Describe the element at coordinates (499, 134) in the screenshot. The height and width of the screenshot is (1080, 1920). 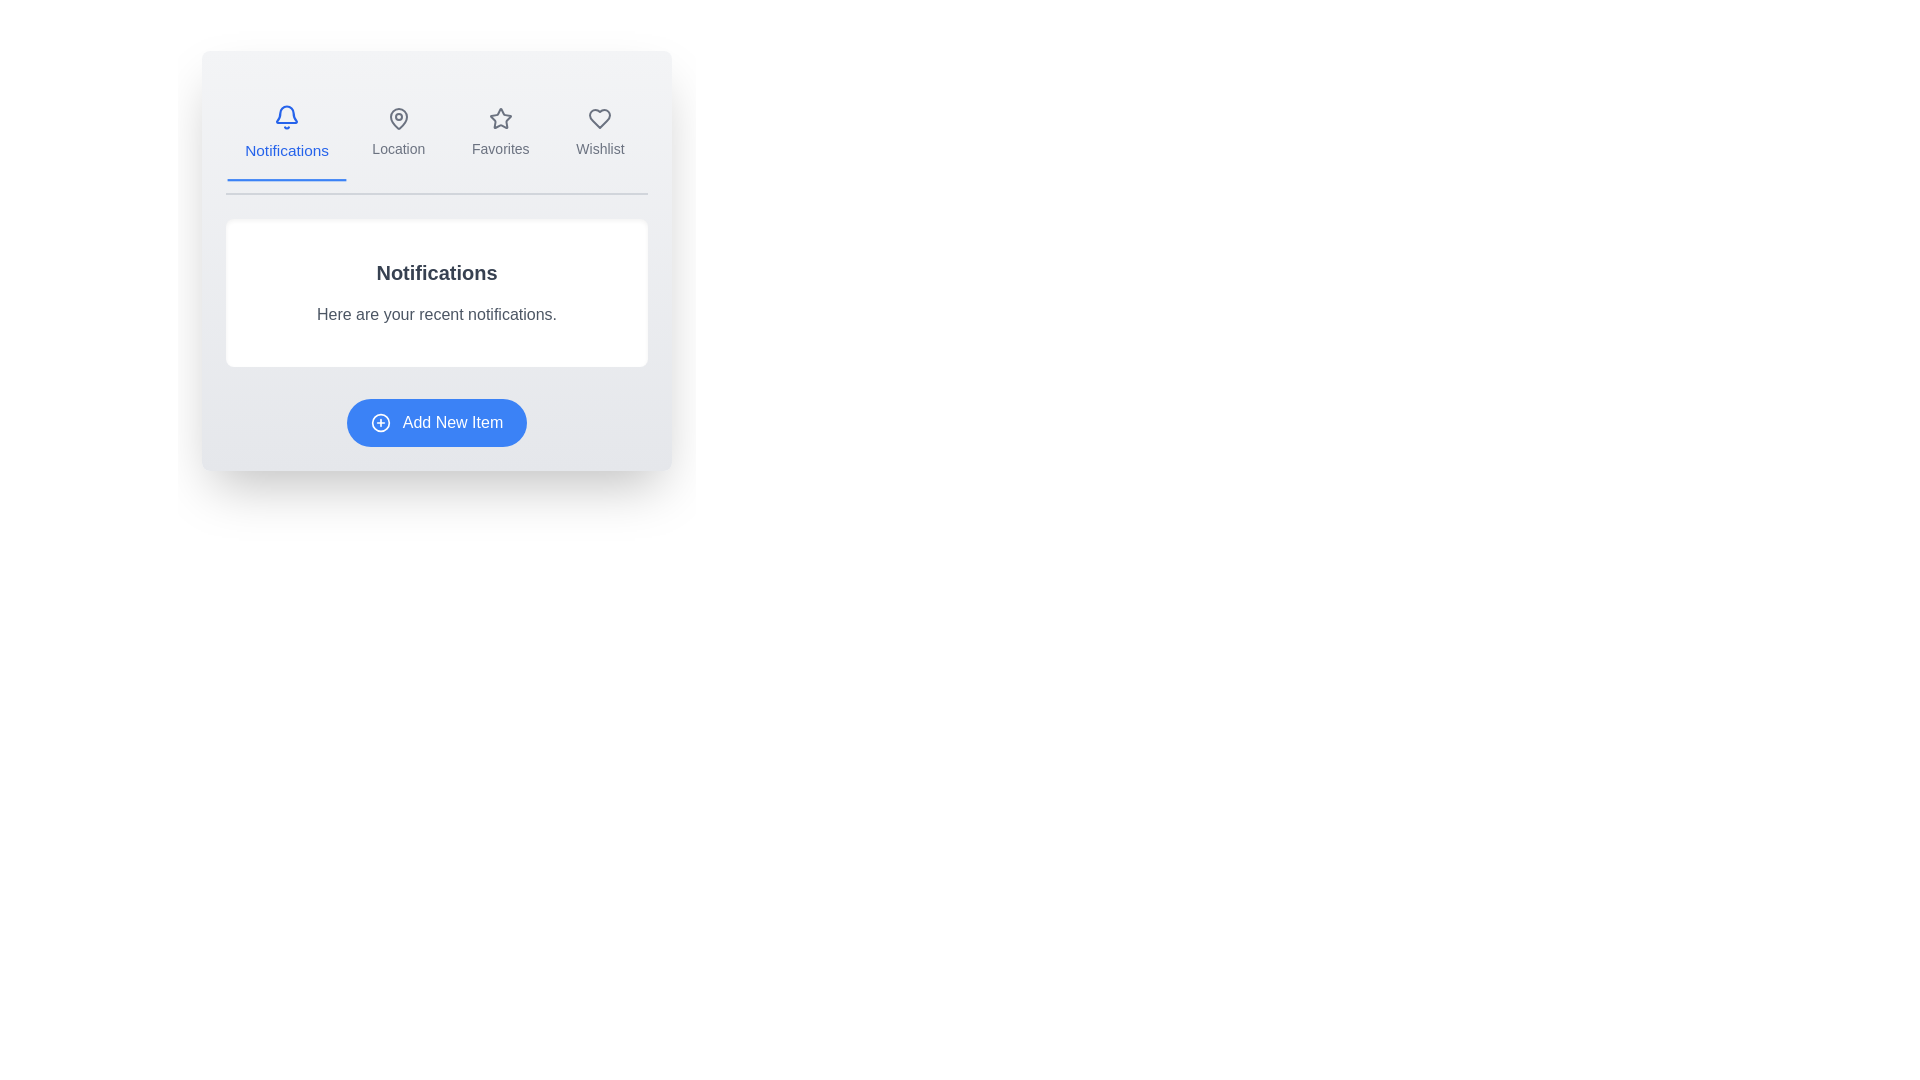
I see `the tab labeled Favorites` at that location.